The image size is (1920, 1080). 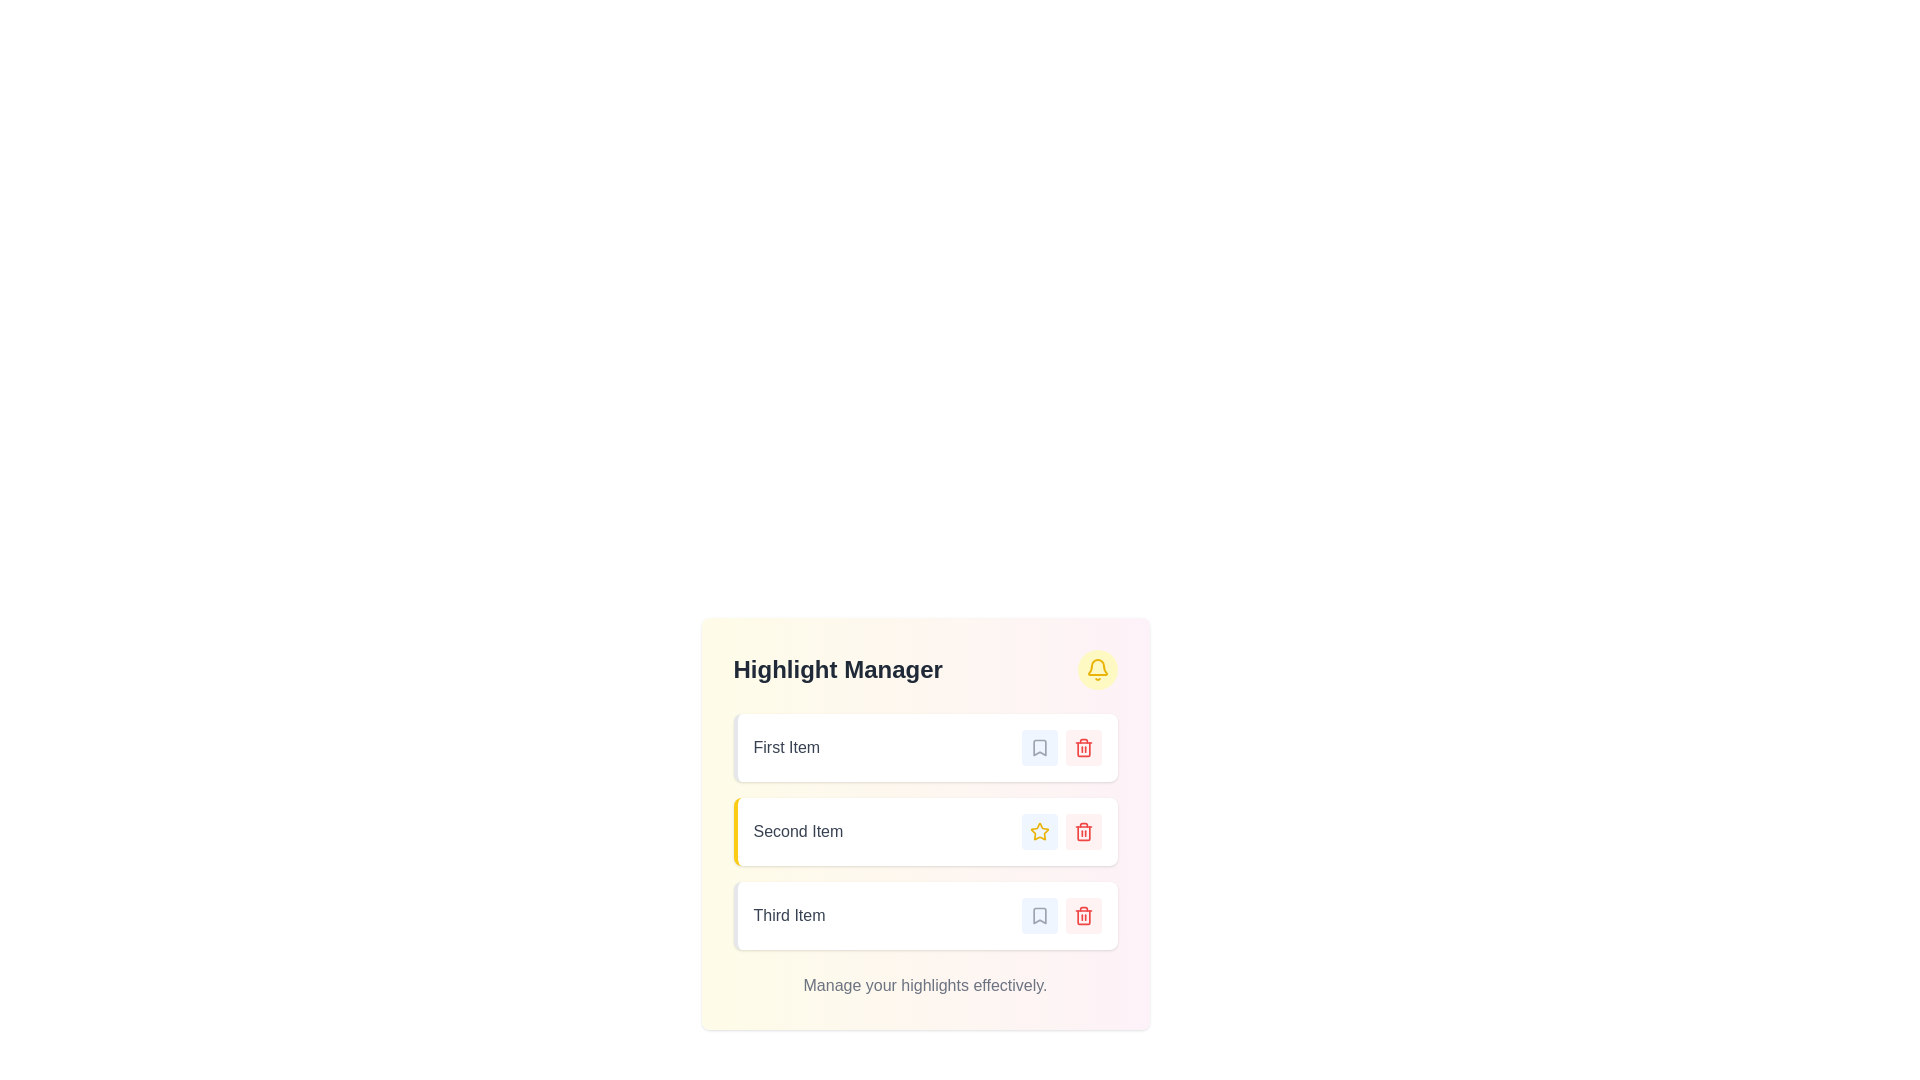 What do you see at coordinates (1082, 833) in the screenshot?
I see `the trash can icon representing the delete action for the second item in the list under the 'Highlight Manager' section` at bounding box center [1082, 833].